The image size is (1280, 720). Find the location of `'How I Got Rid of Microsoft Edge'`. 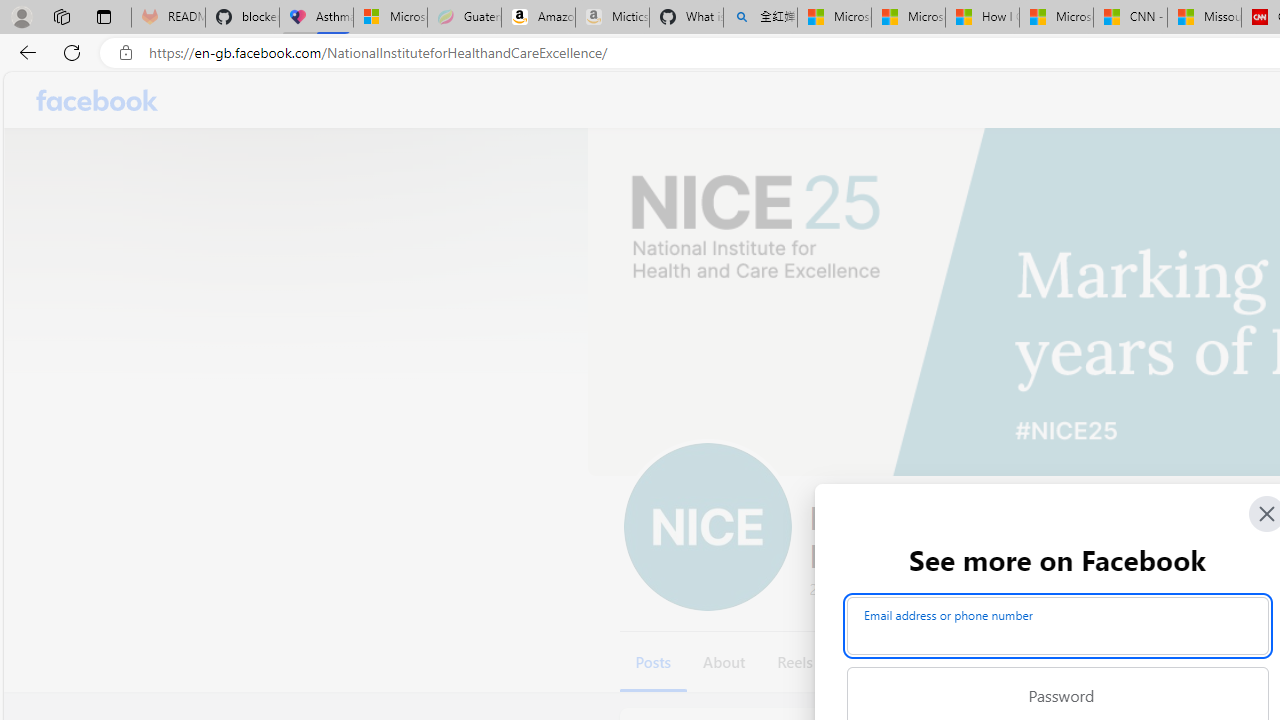

'How I Got Rid of Microsoft Edge' is located at coordinates (982, 17).